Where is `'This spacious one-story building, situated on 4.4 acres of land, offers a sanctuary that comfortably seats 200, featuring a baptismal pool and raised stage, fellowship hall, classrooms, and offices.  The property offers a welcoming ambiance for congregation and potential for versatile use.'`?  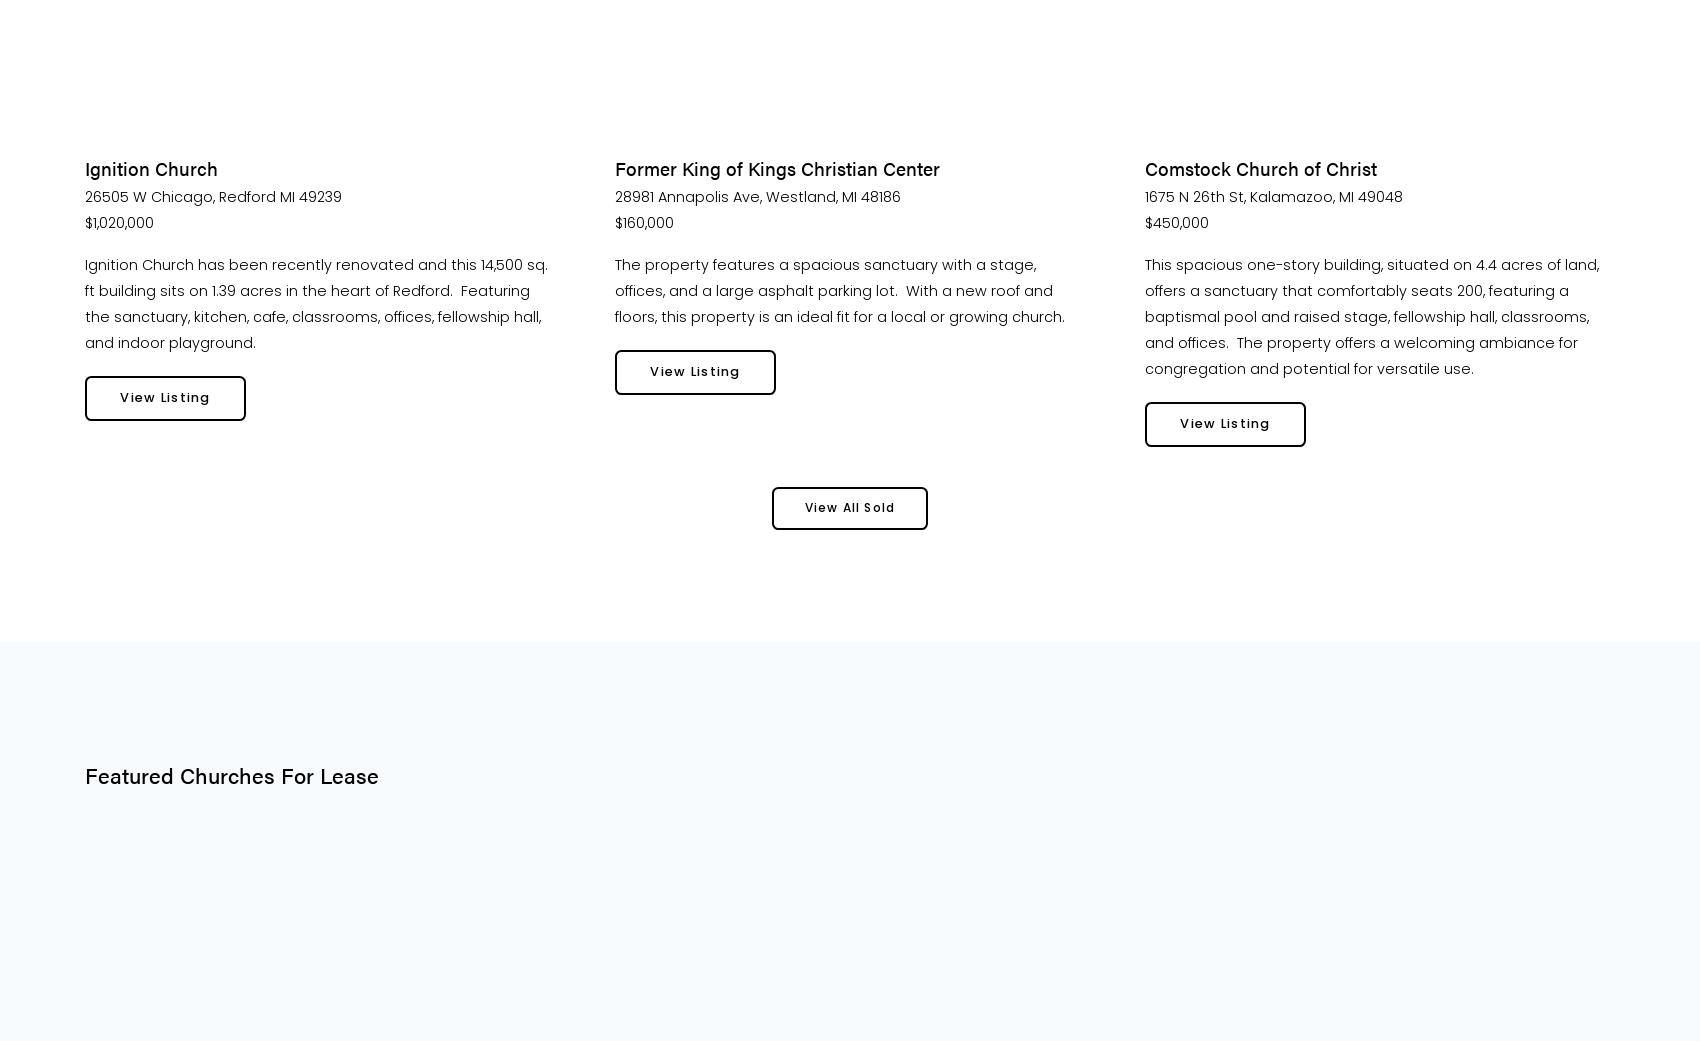
'This spacious one-story building, situated on 4.4 acres of land, offers a sanctuary that comfortably seats 200, featuring a baptismal pool and raised stage, fellowship hall, classrooms, and offices.  The property offers a welcoming ambiance for congregation and potential for versatile use.' is located at coordinates (1373, 316).